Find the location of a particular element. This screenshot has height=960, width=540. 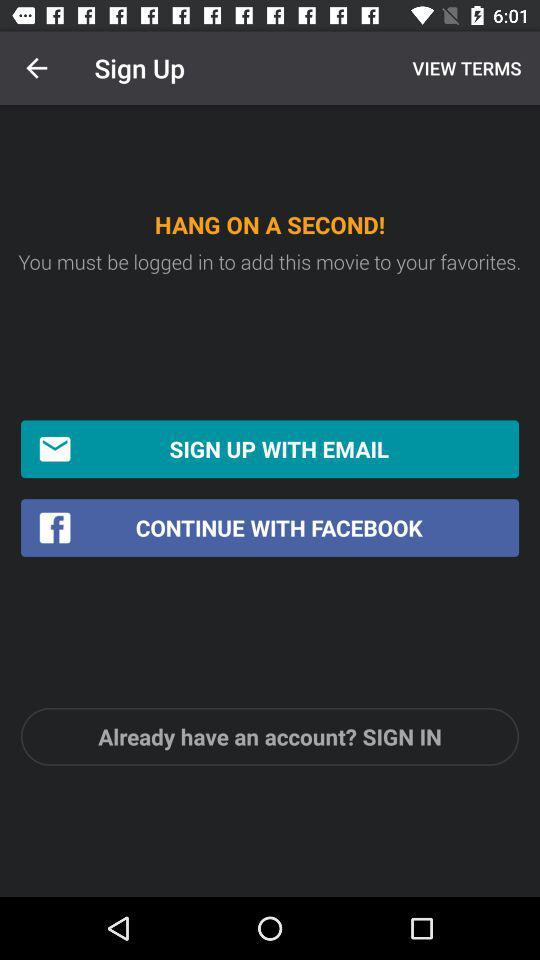

the icon to the left of the sign up item is located at coordinates (36, 68).